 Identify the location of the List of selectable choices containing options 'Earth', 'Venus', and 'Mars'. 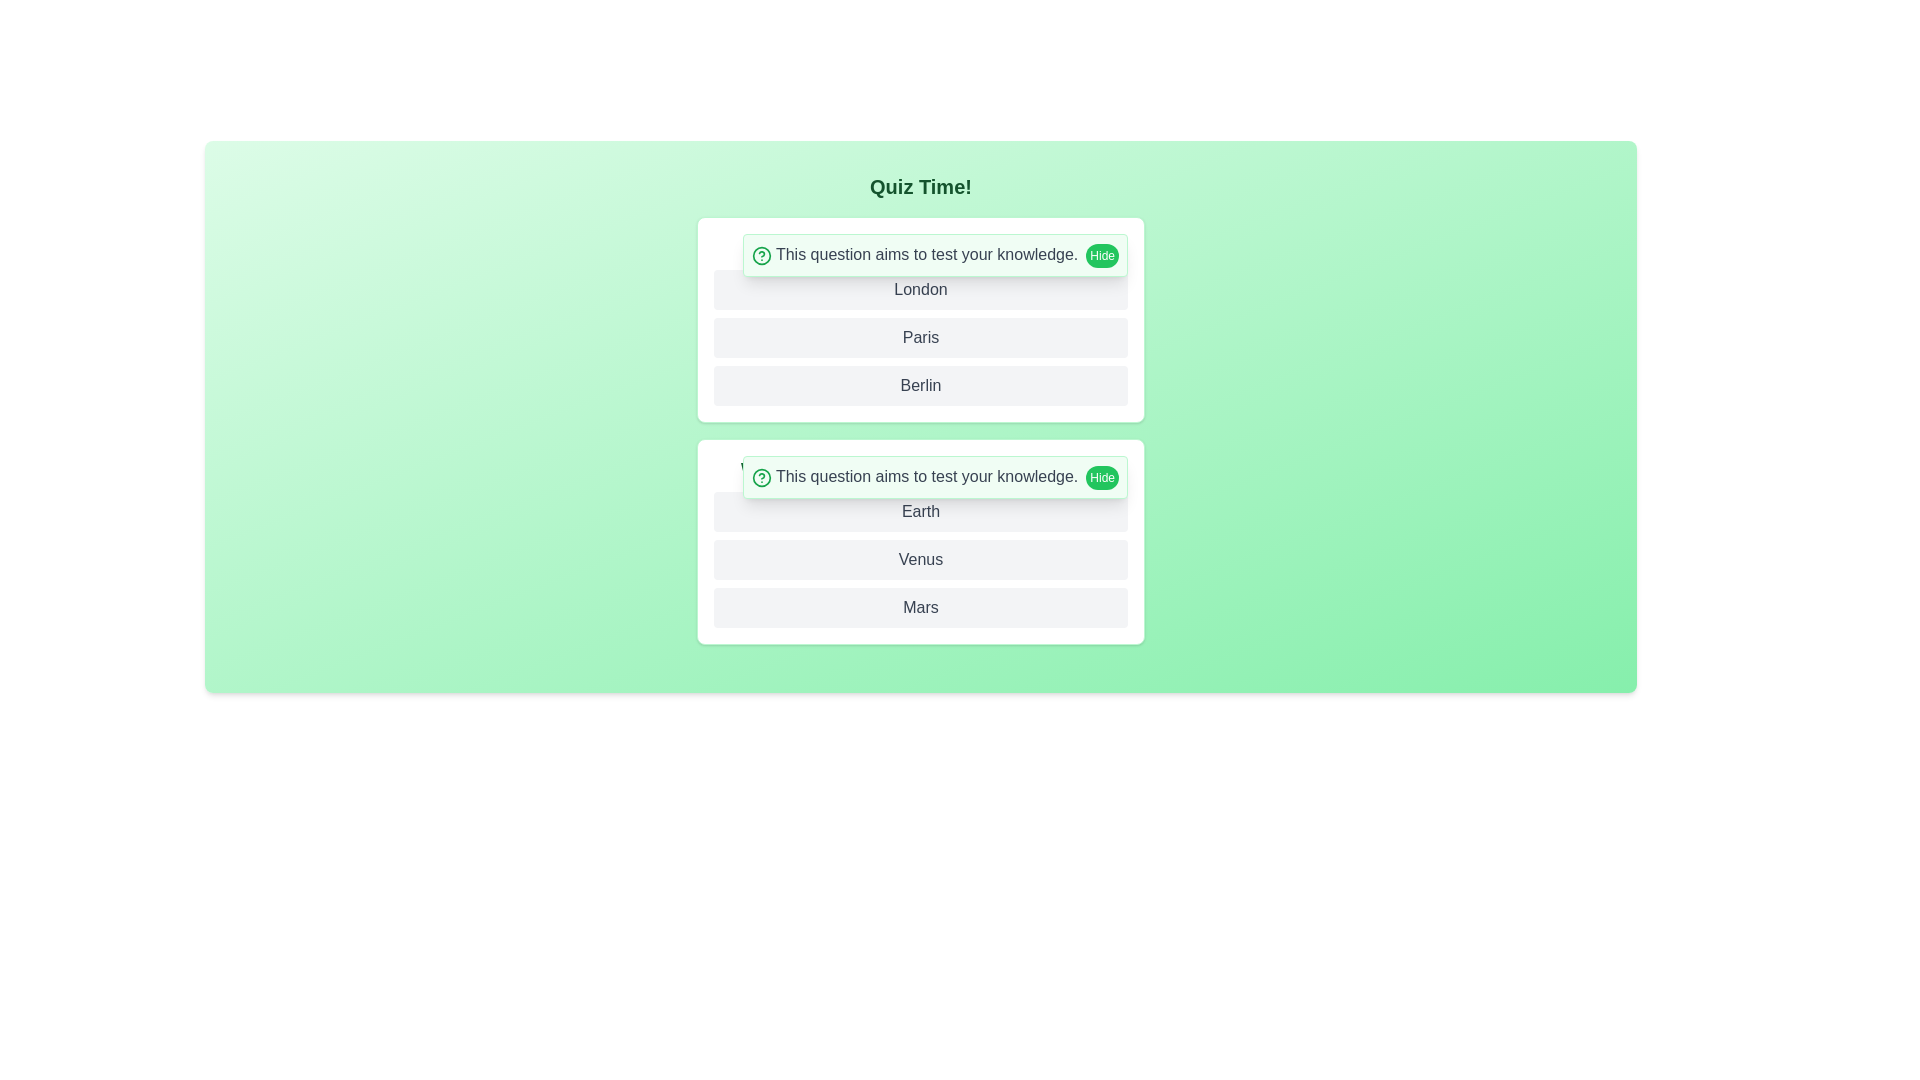
(920, 559).